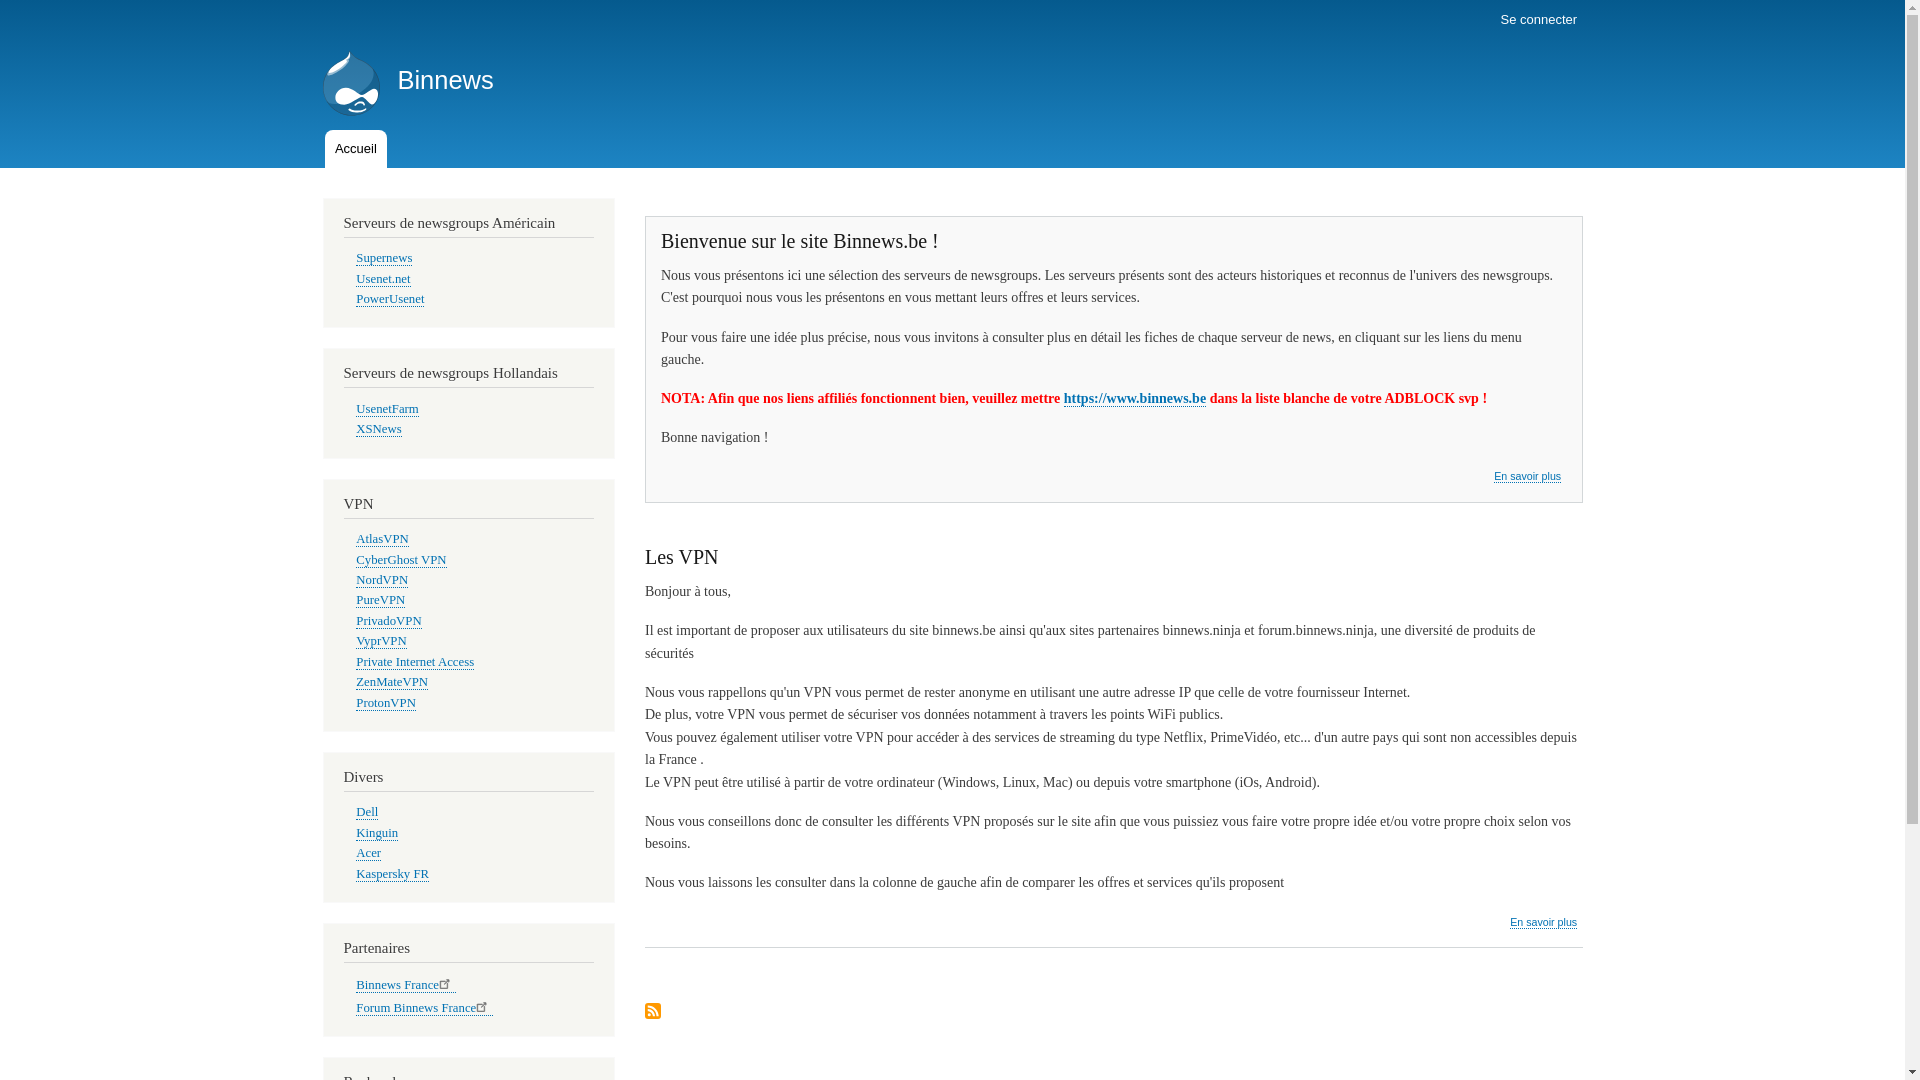  I want to click on 'CyberGhost VPN', so click(400, 560).